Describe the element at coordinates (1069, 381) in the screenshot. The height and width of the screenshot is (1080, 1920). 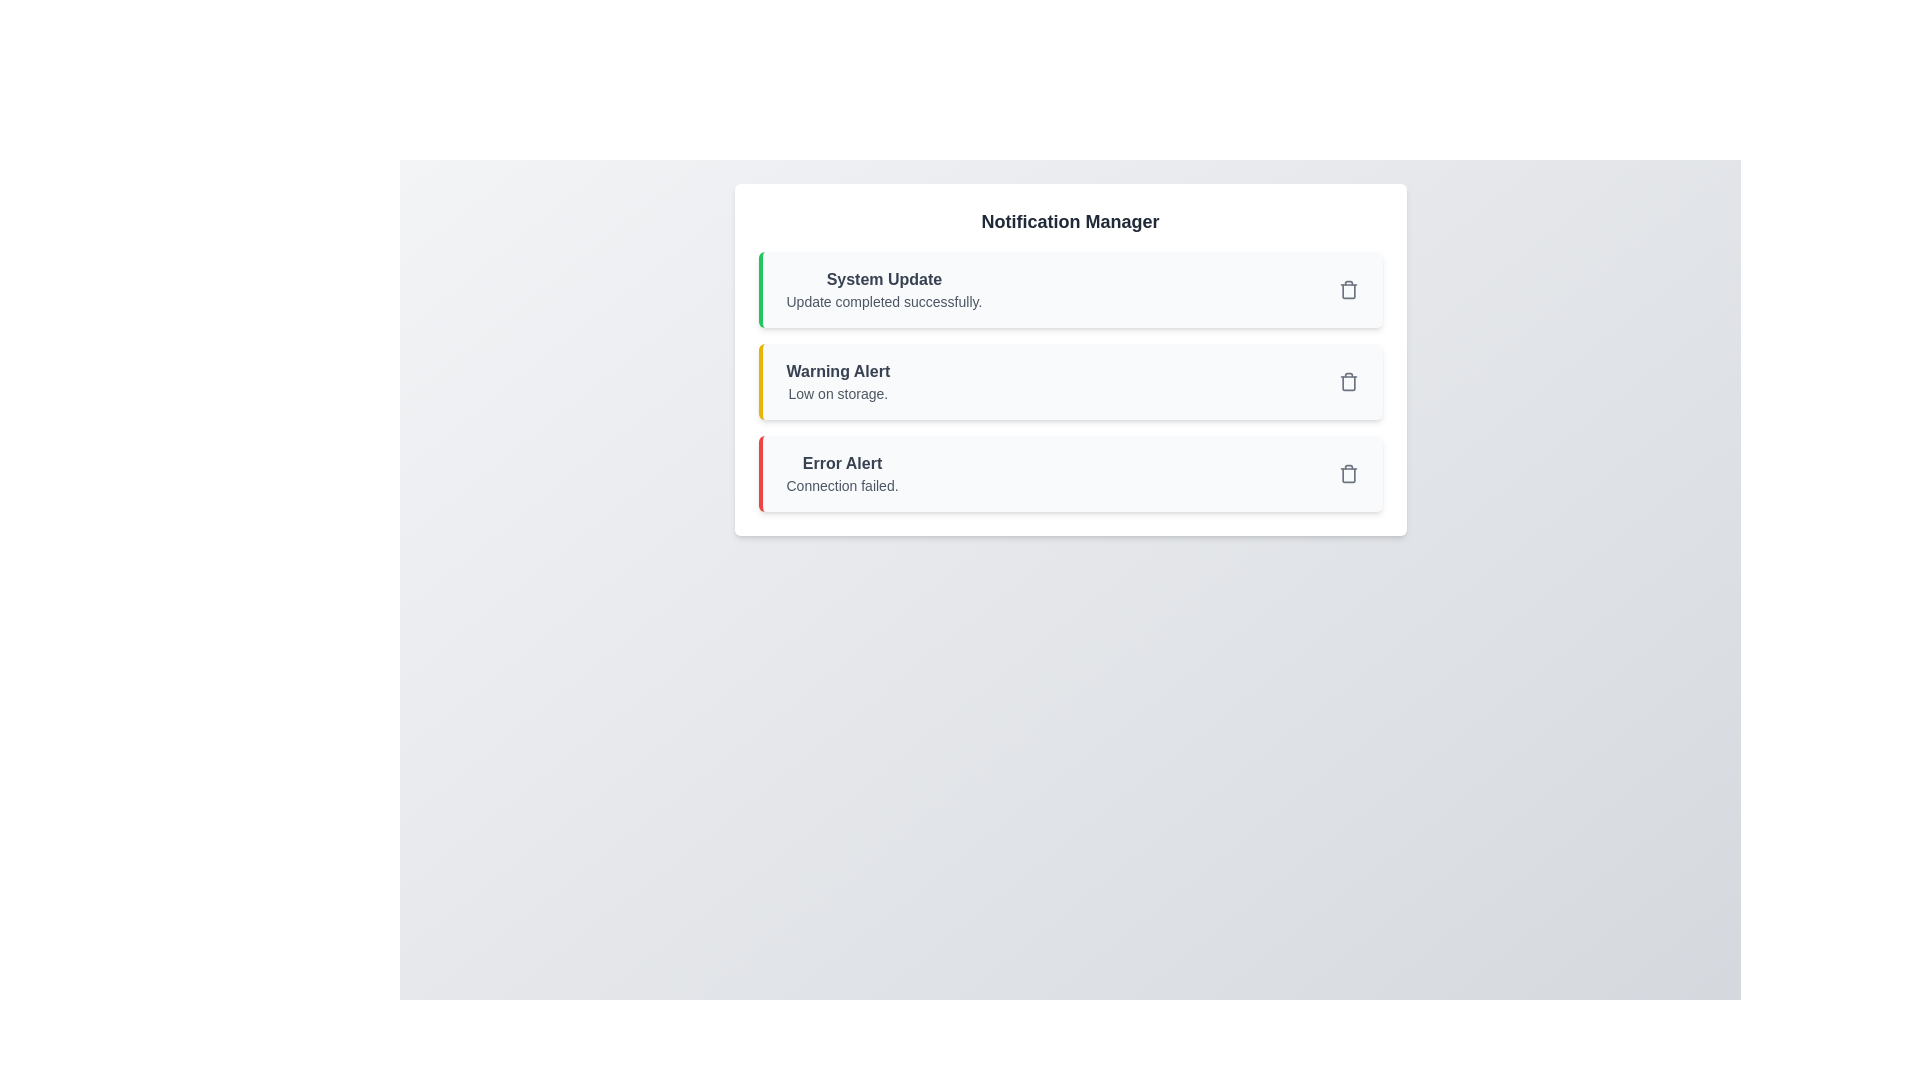
I see `the second notification card in the 'Notification Manager'` at that location.